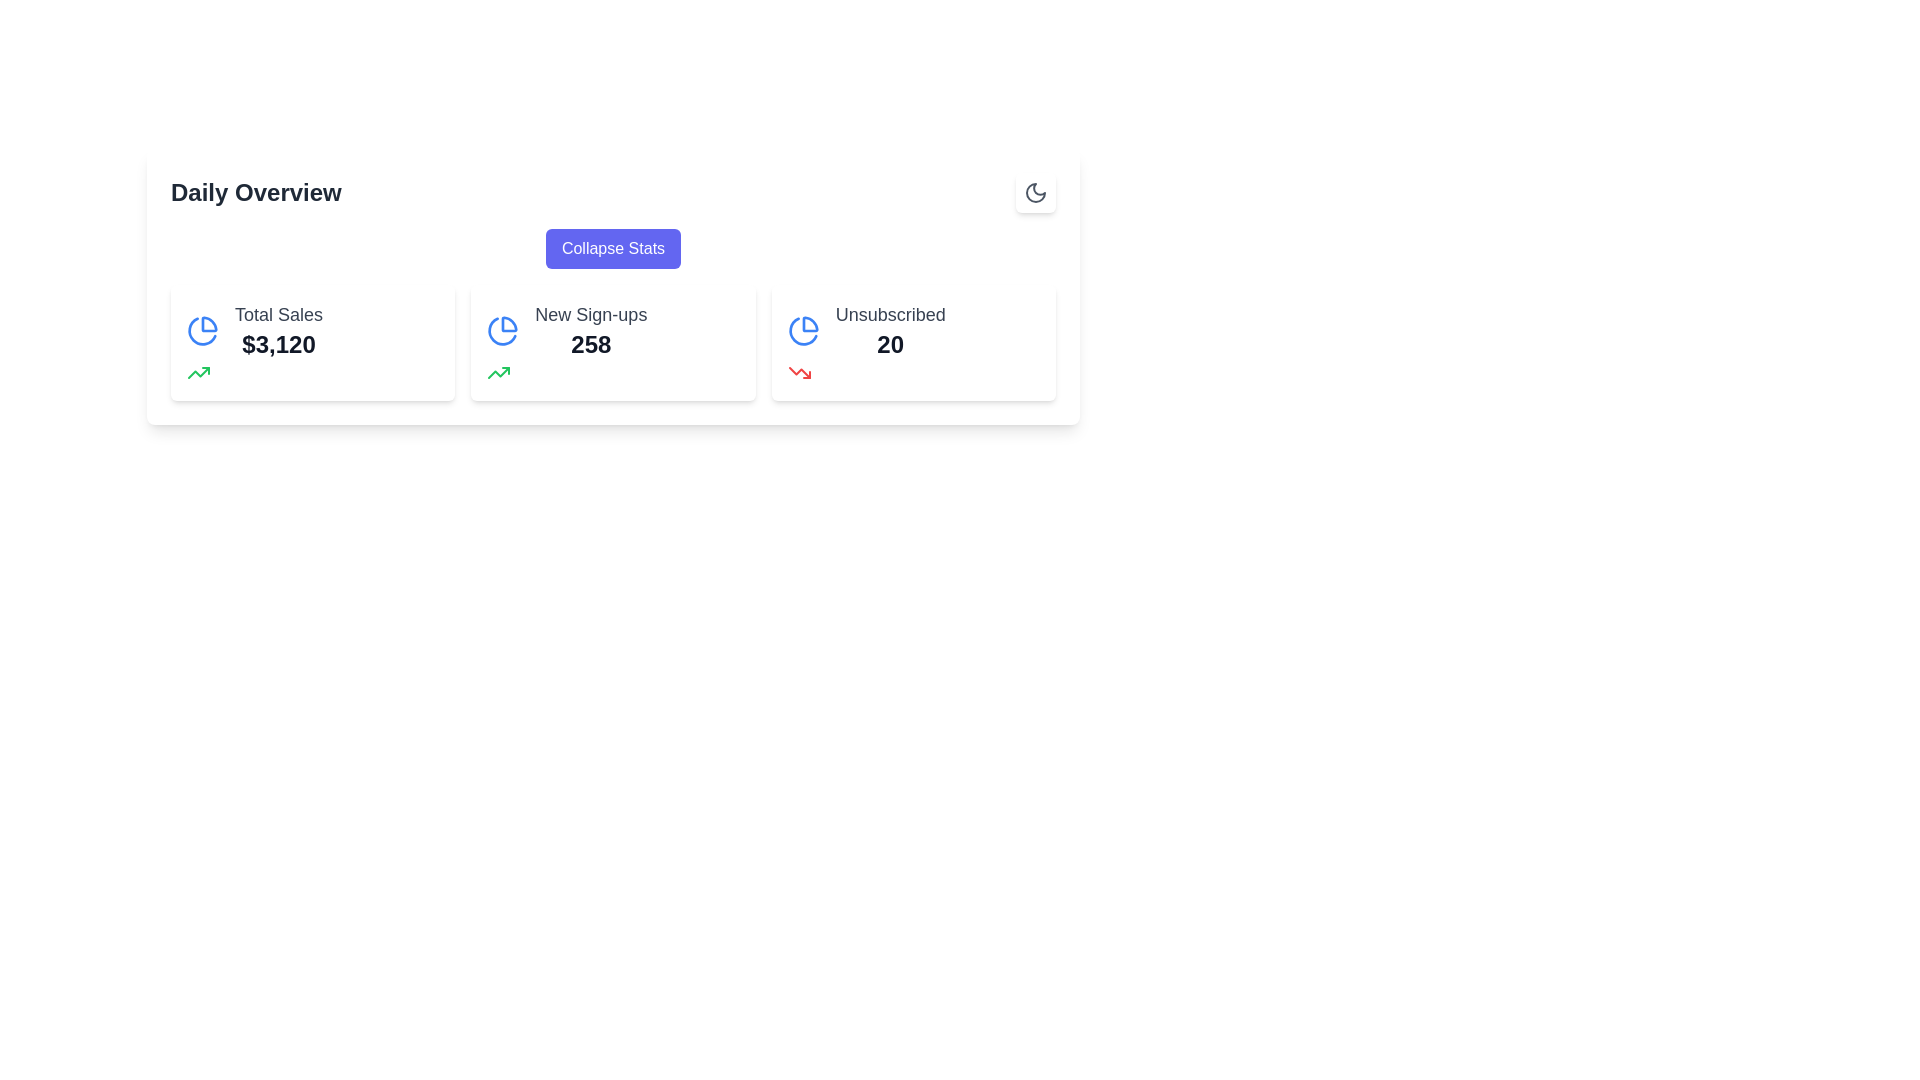 The width and height of the screenshot is (1920, 1080). I want to click on the crescent moon icon with a dark outline, which is part of an SVG group styled in light gray, located near the top-right corner of the interface, so click(1036, 192).